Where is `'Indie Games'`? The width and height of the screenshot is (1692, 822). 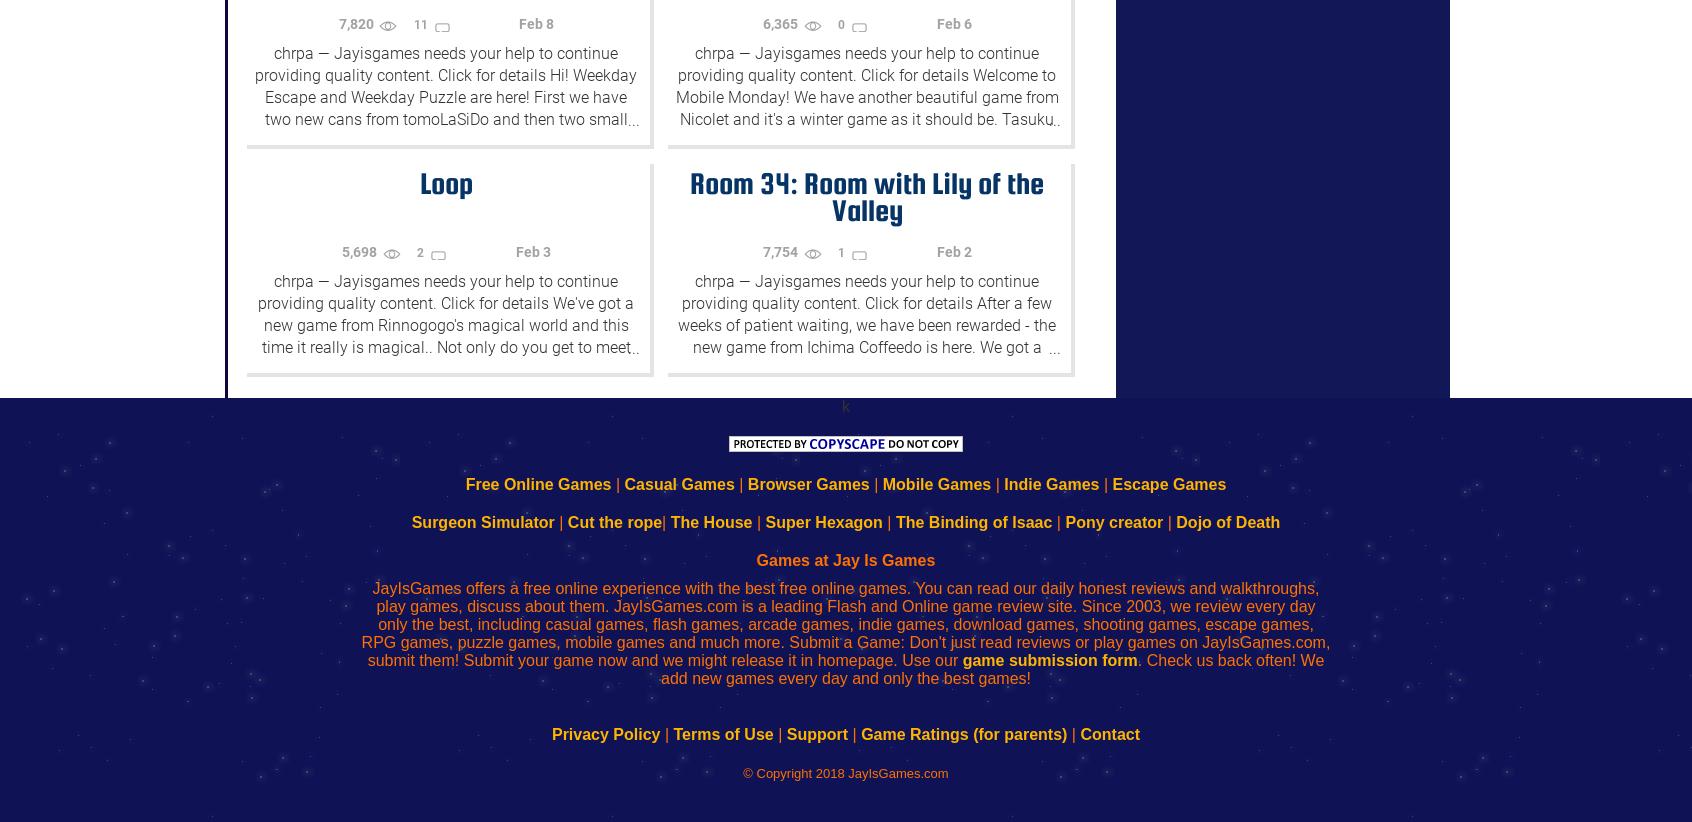
'Indie Games' is located at coordinates (1050, 484).